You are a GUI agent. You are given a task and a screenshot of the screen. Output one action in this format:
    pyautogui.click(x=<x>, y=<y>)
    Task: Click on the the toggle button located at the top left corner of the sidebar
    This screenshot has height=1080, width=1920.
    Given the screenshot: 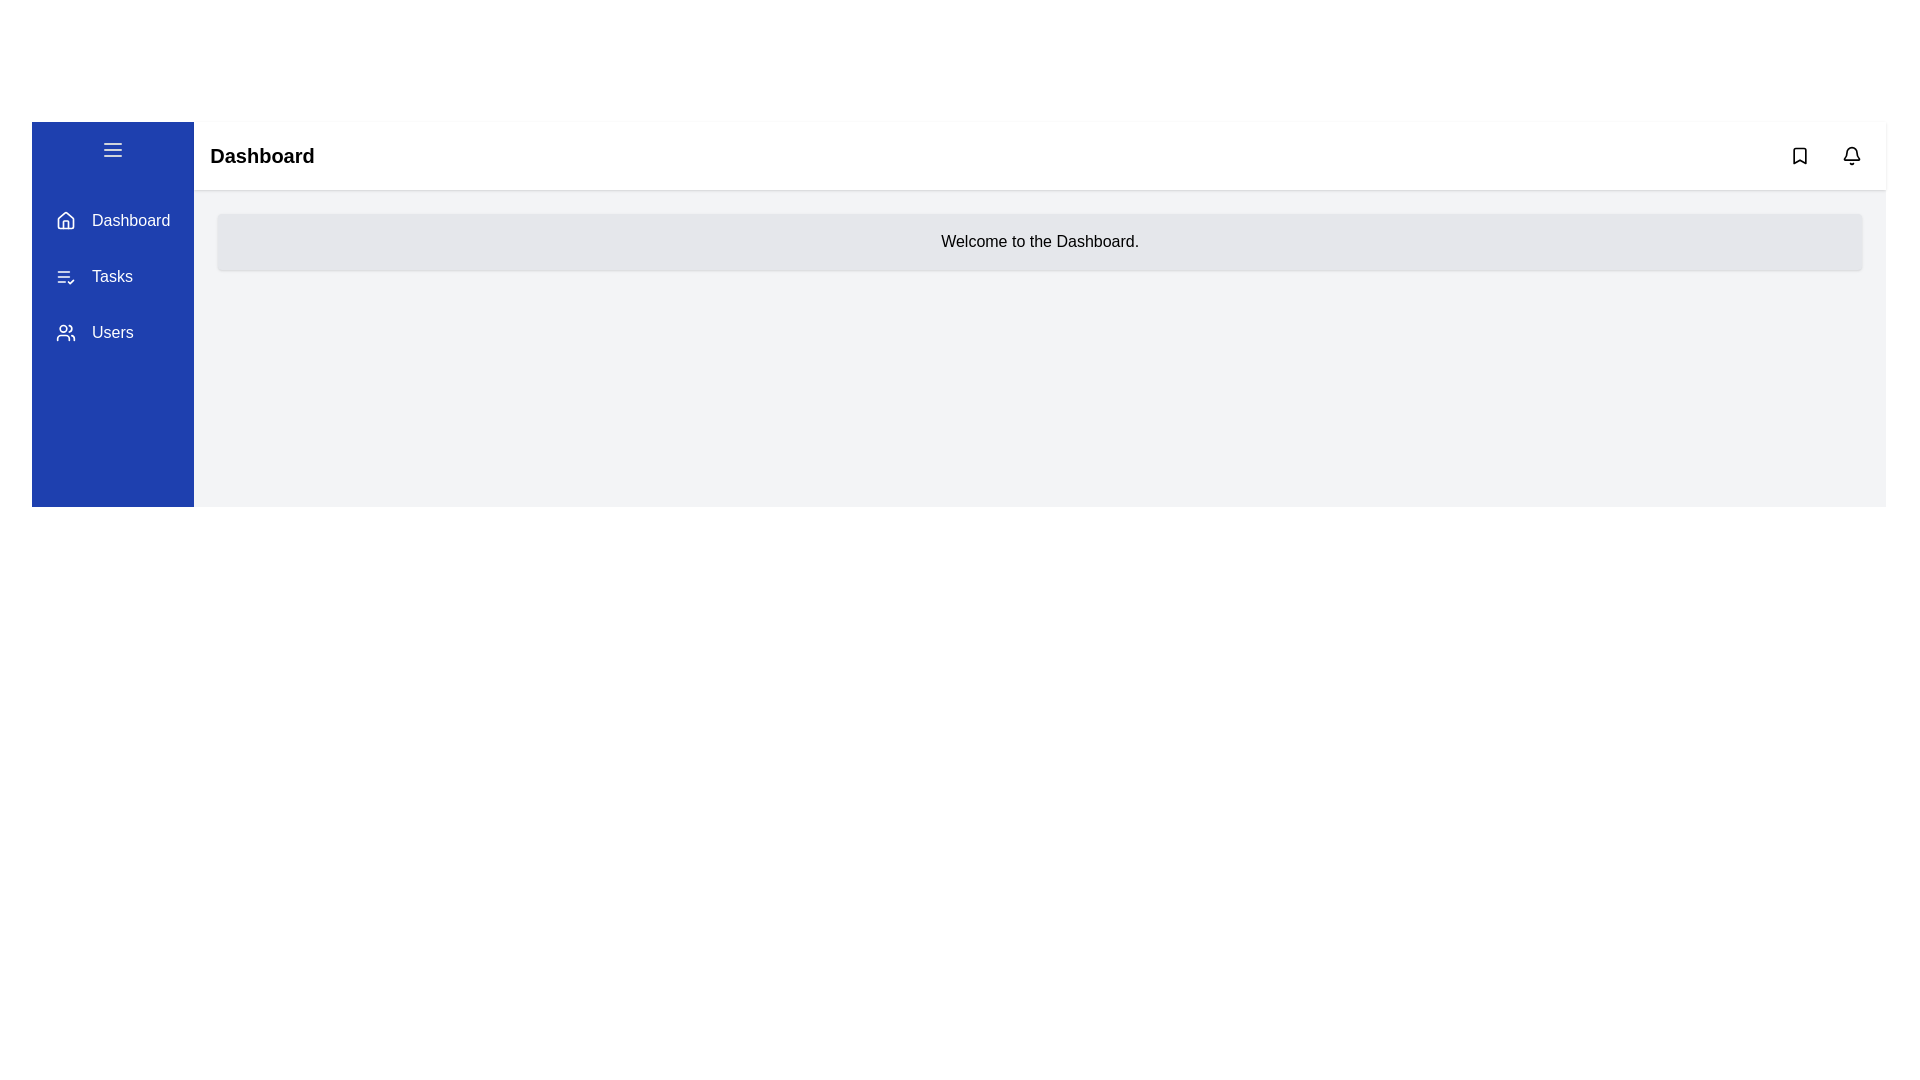 What is the action you would take?
    pyautogui.click(x=112, y=152)
    